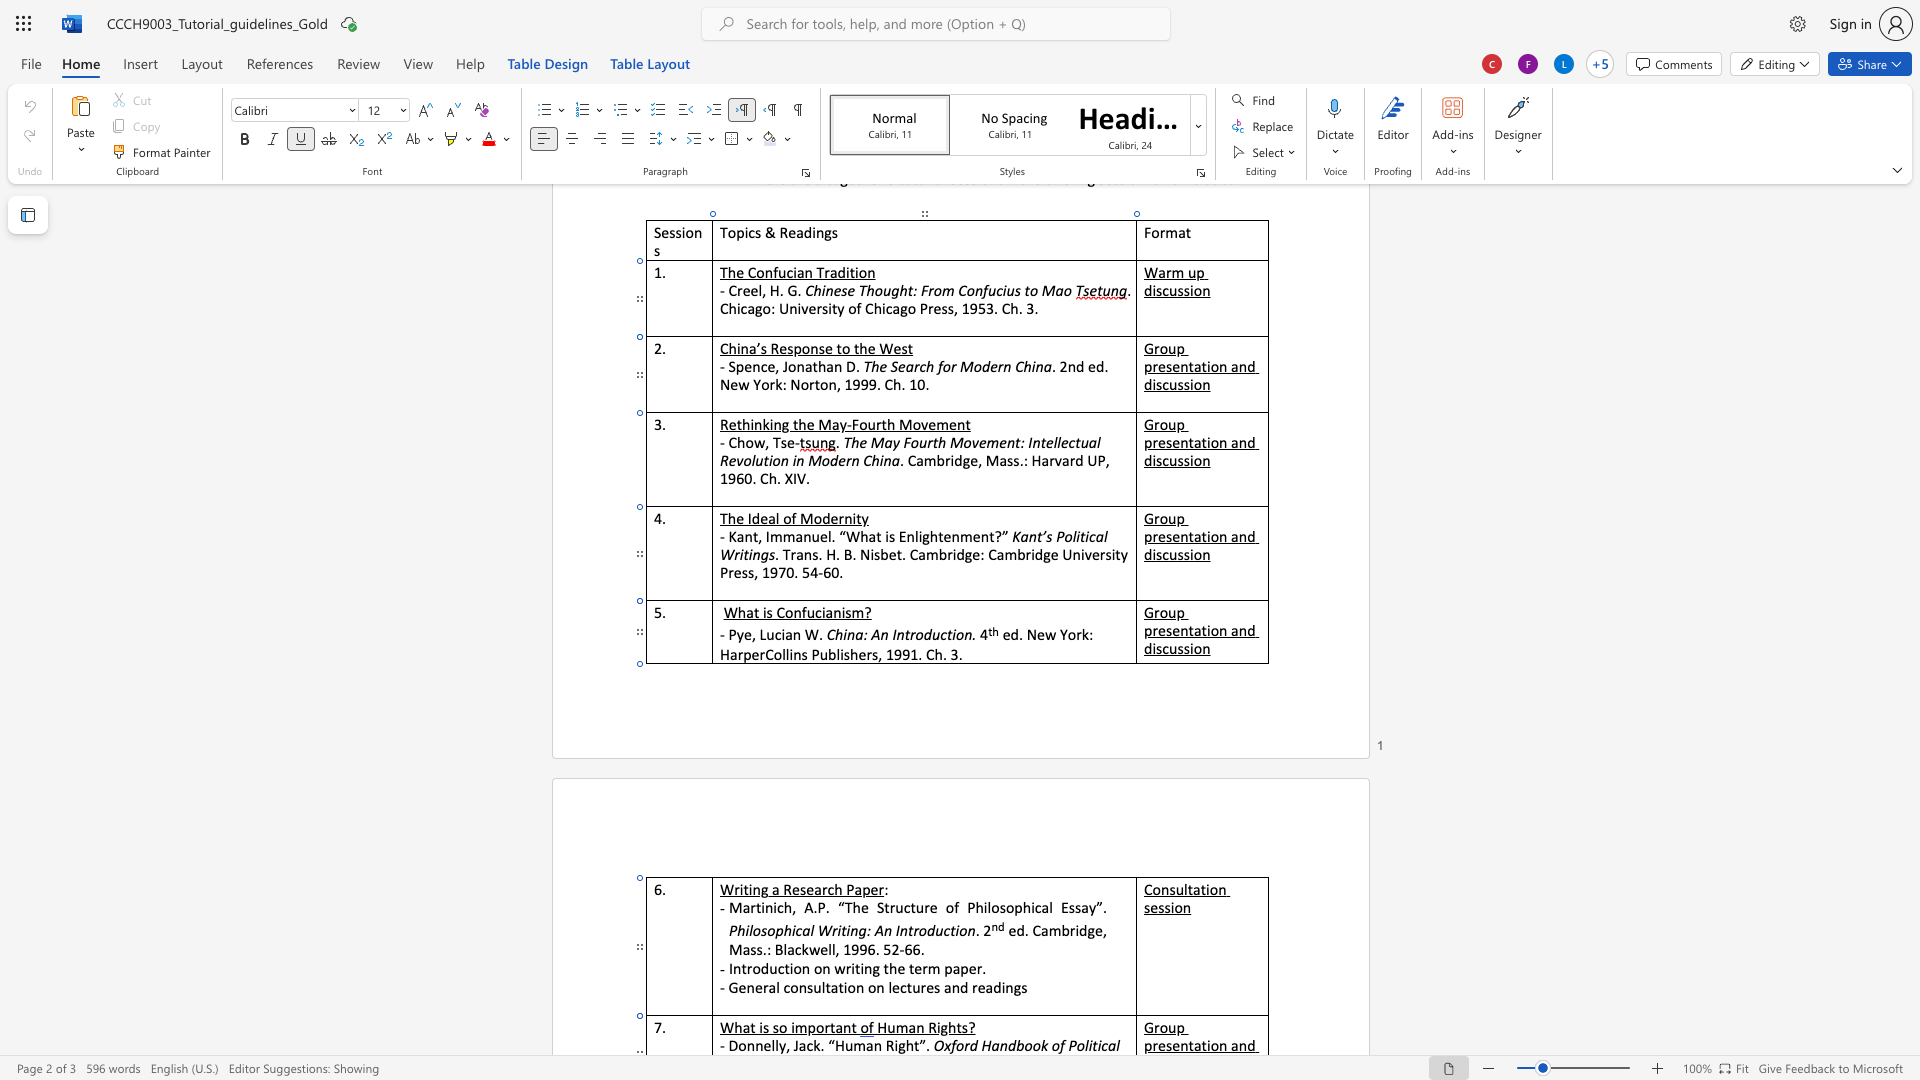 Image resolution: width=1920 pixels, height=1080 pixels. What do you see at coordinates (904, 948) in the screenshot?
I see `the space between the continuous character "-" and "6" in the text` at bounding box center [904, 948].